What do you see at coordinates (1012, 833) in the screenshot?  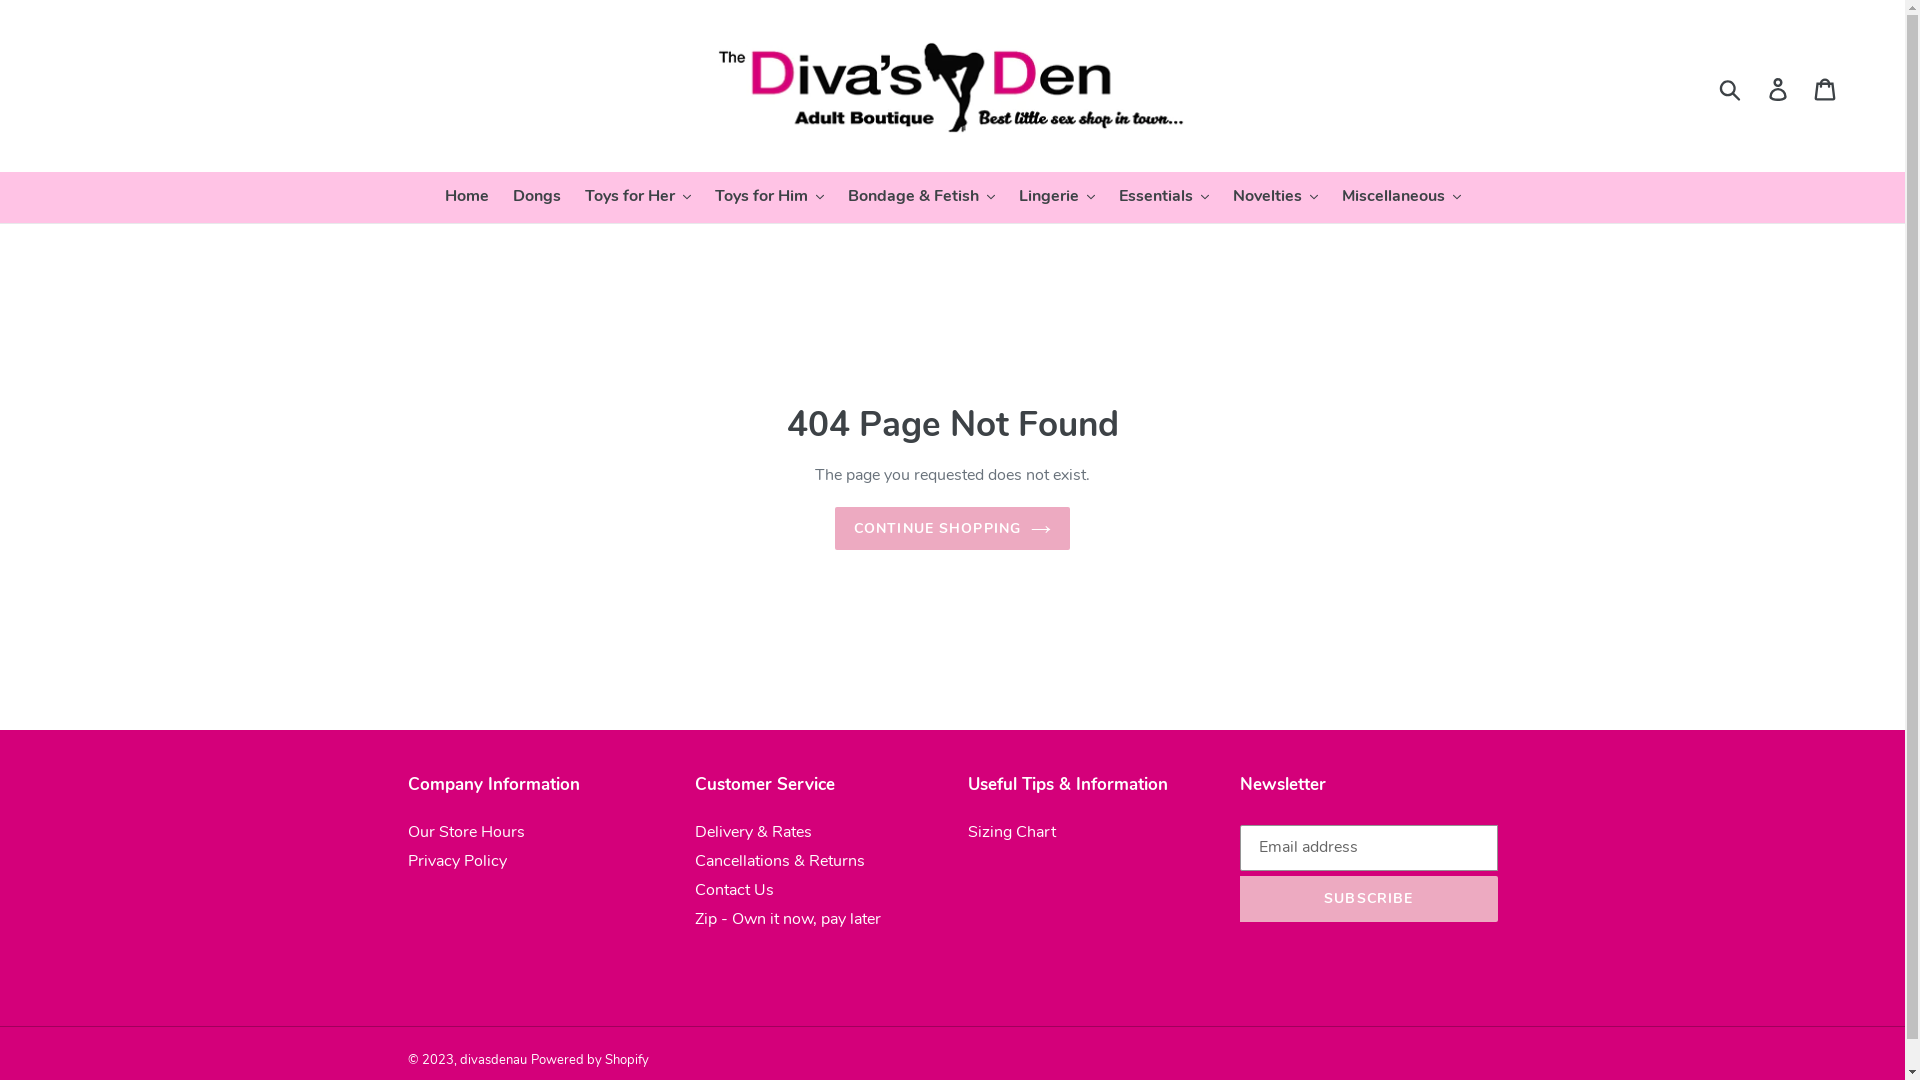 I see `'Sizing Chart'` at bounding box center [1012, 833].